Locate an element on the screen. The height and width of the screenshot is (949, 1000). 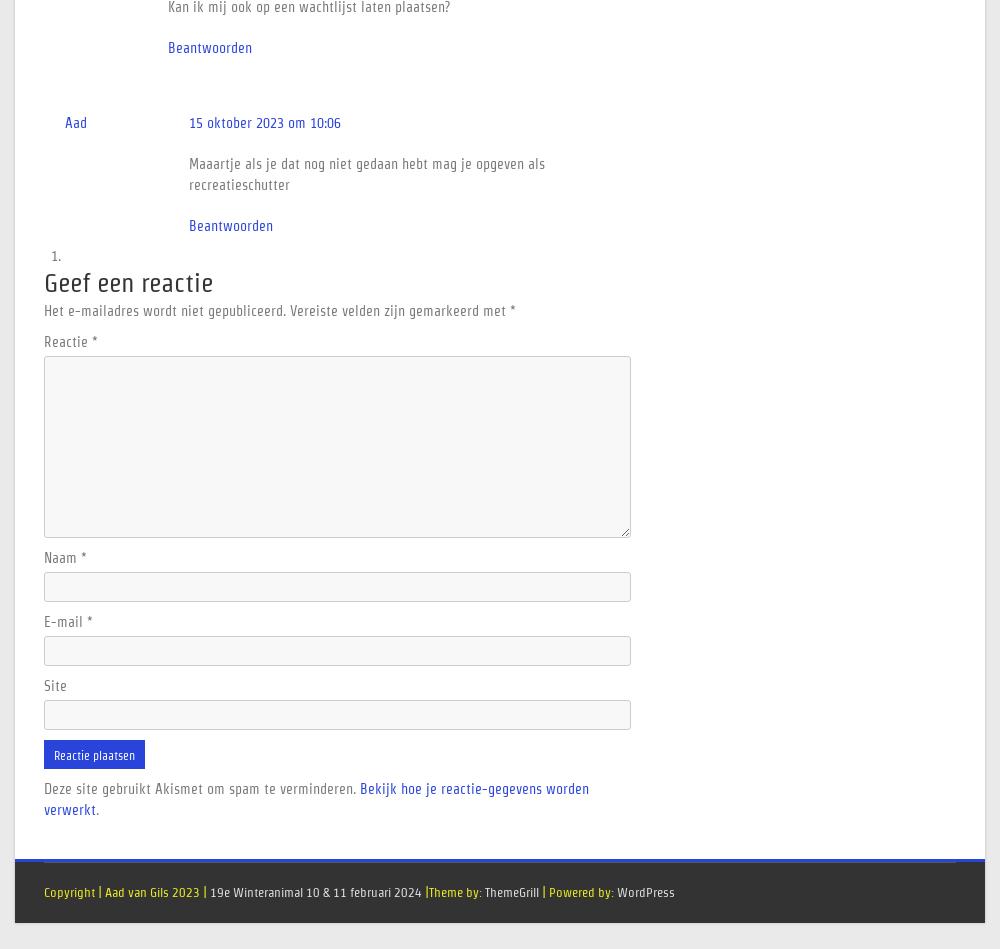
'Maaartje als je dat nog niet gedaan hebt mag je opgeven als recreatieschutter' is located at coordinates (366, 173).